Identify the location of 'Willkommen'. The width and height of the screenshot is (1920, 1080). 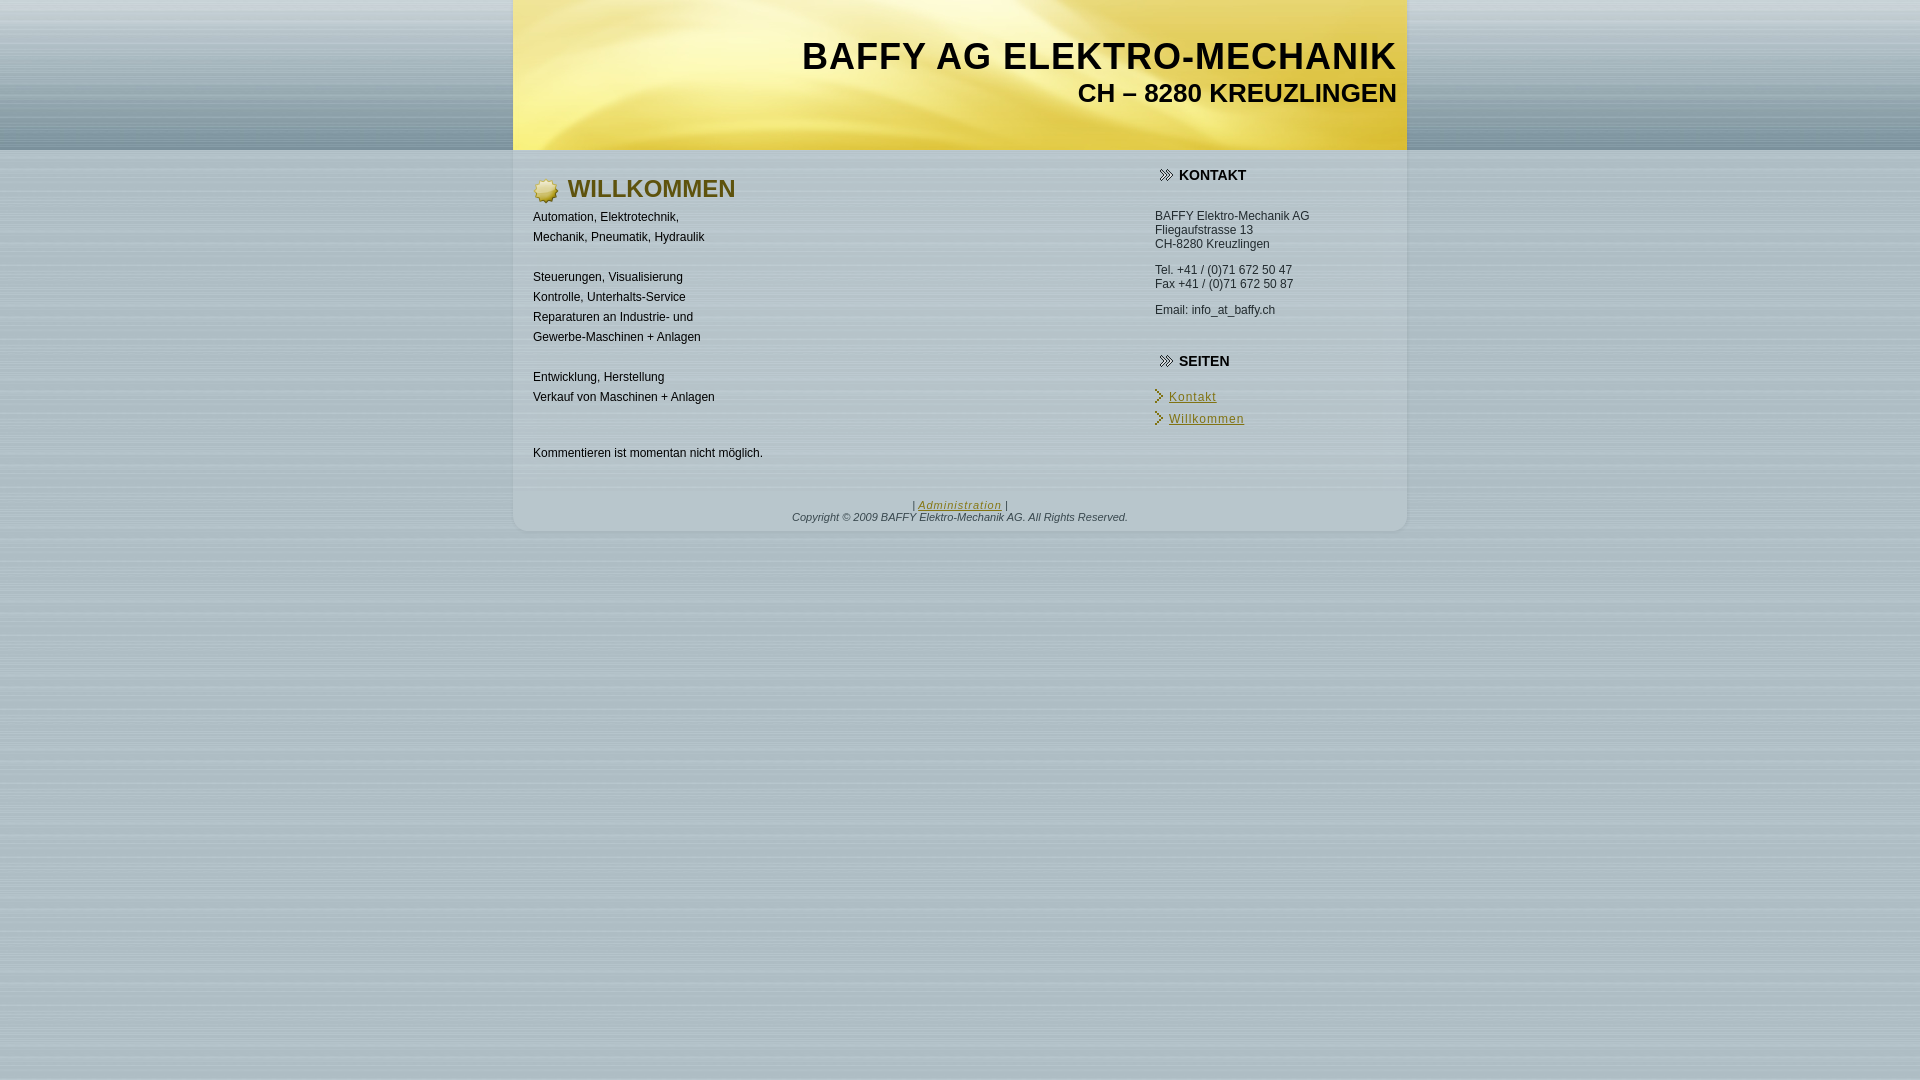
(1205, 418).